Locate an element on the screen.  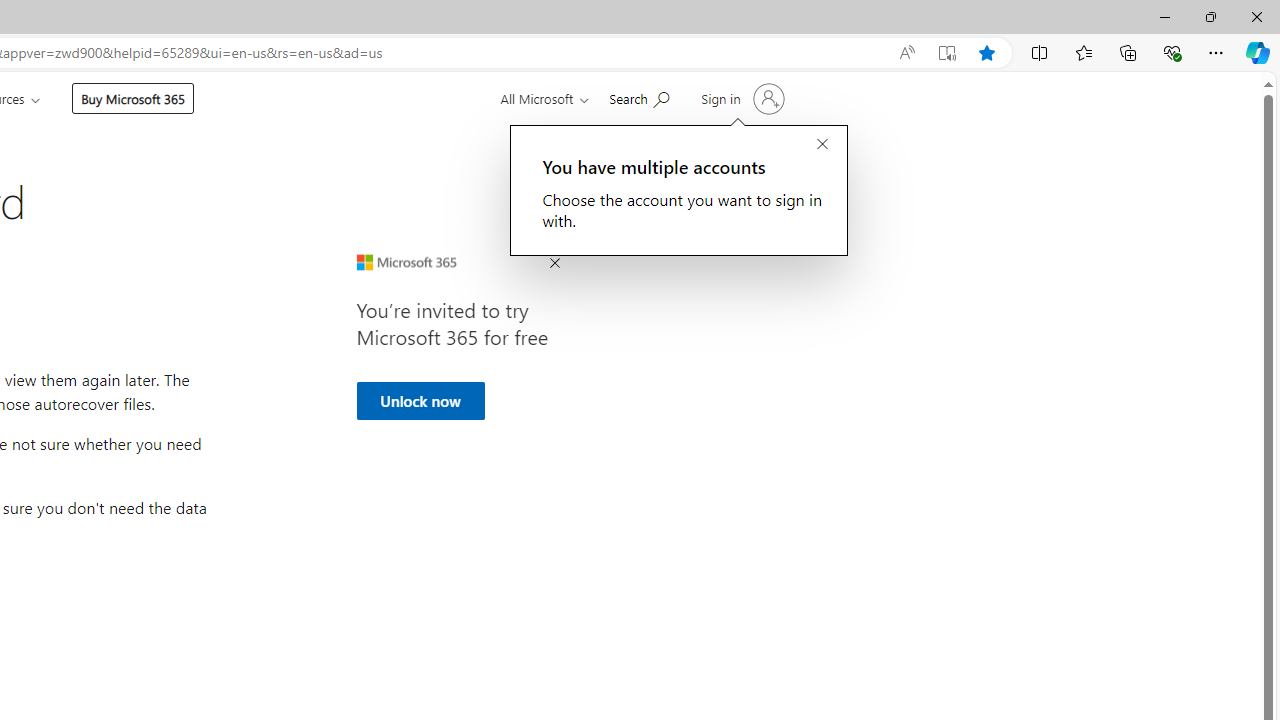
'Add this page to favorites (Ctrl+D)' is located at coordinates (986, 52).